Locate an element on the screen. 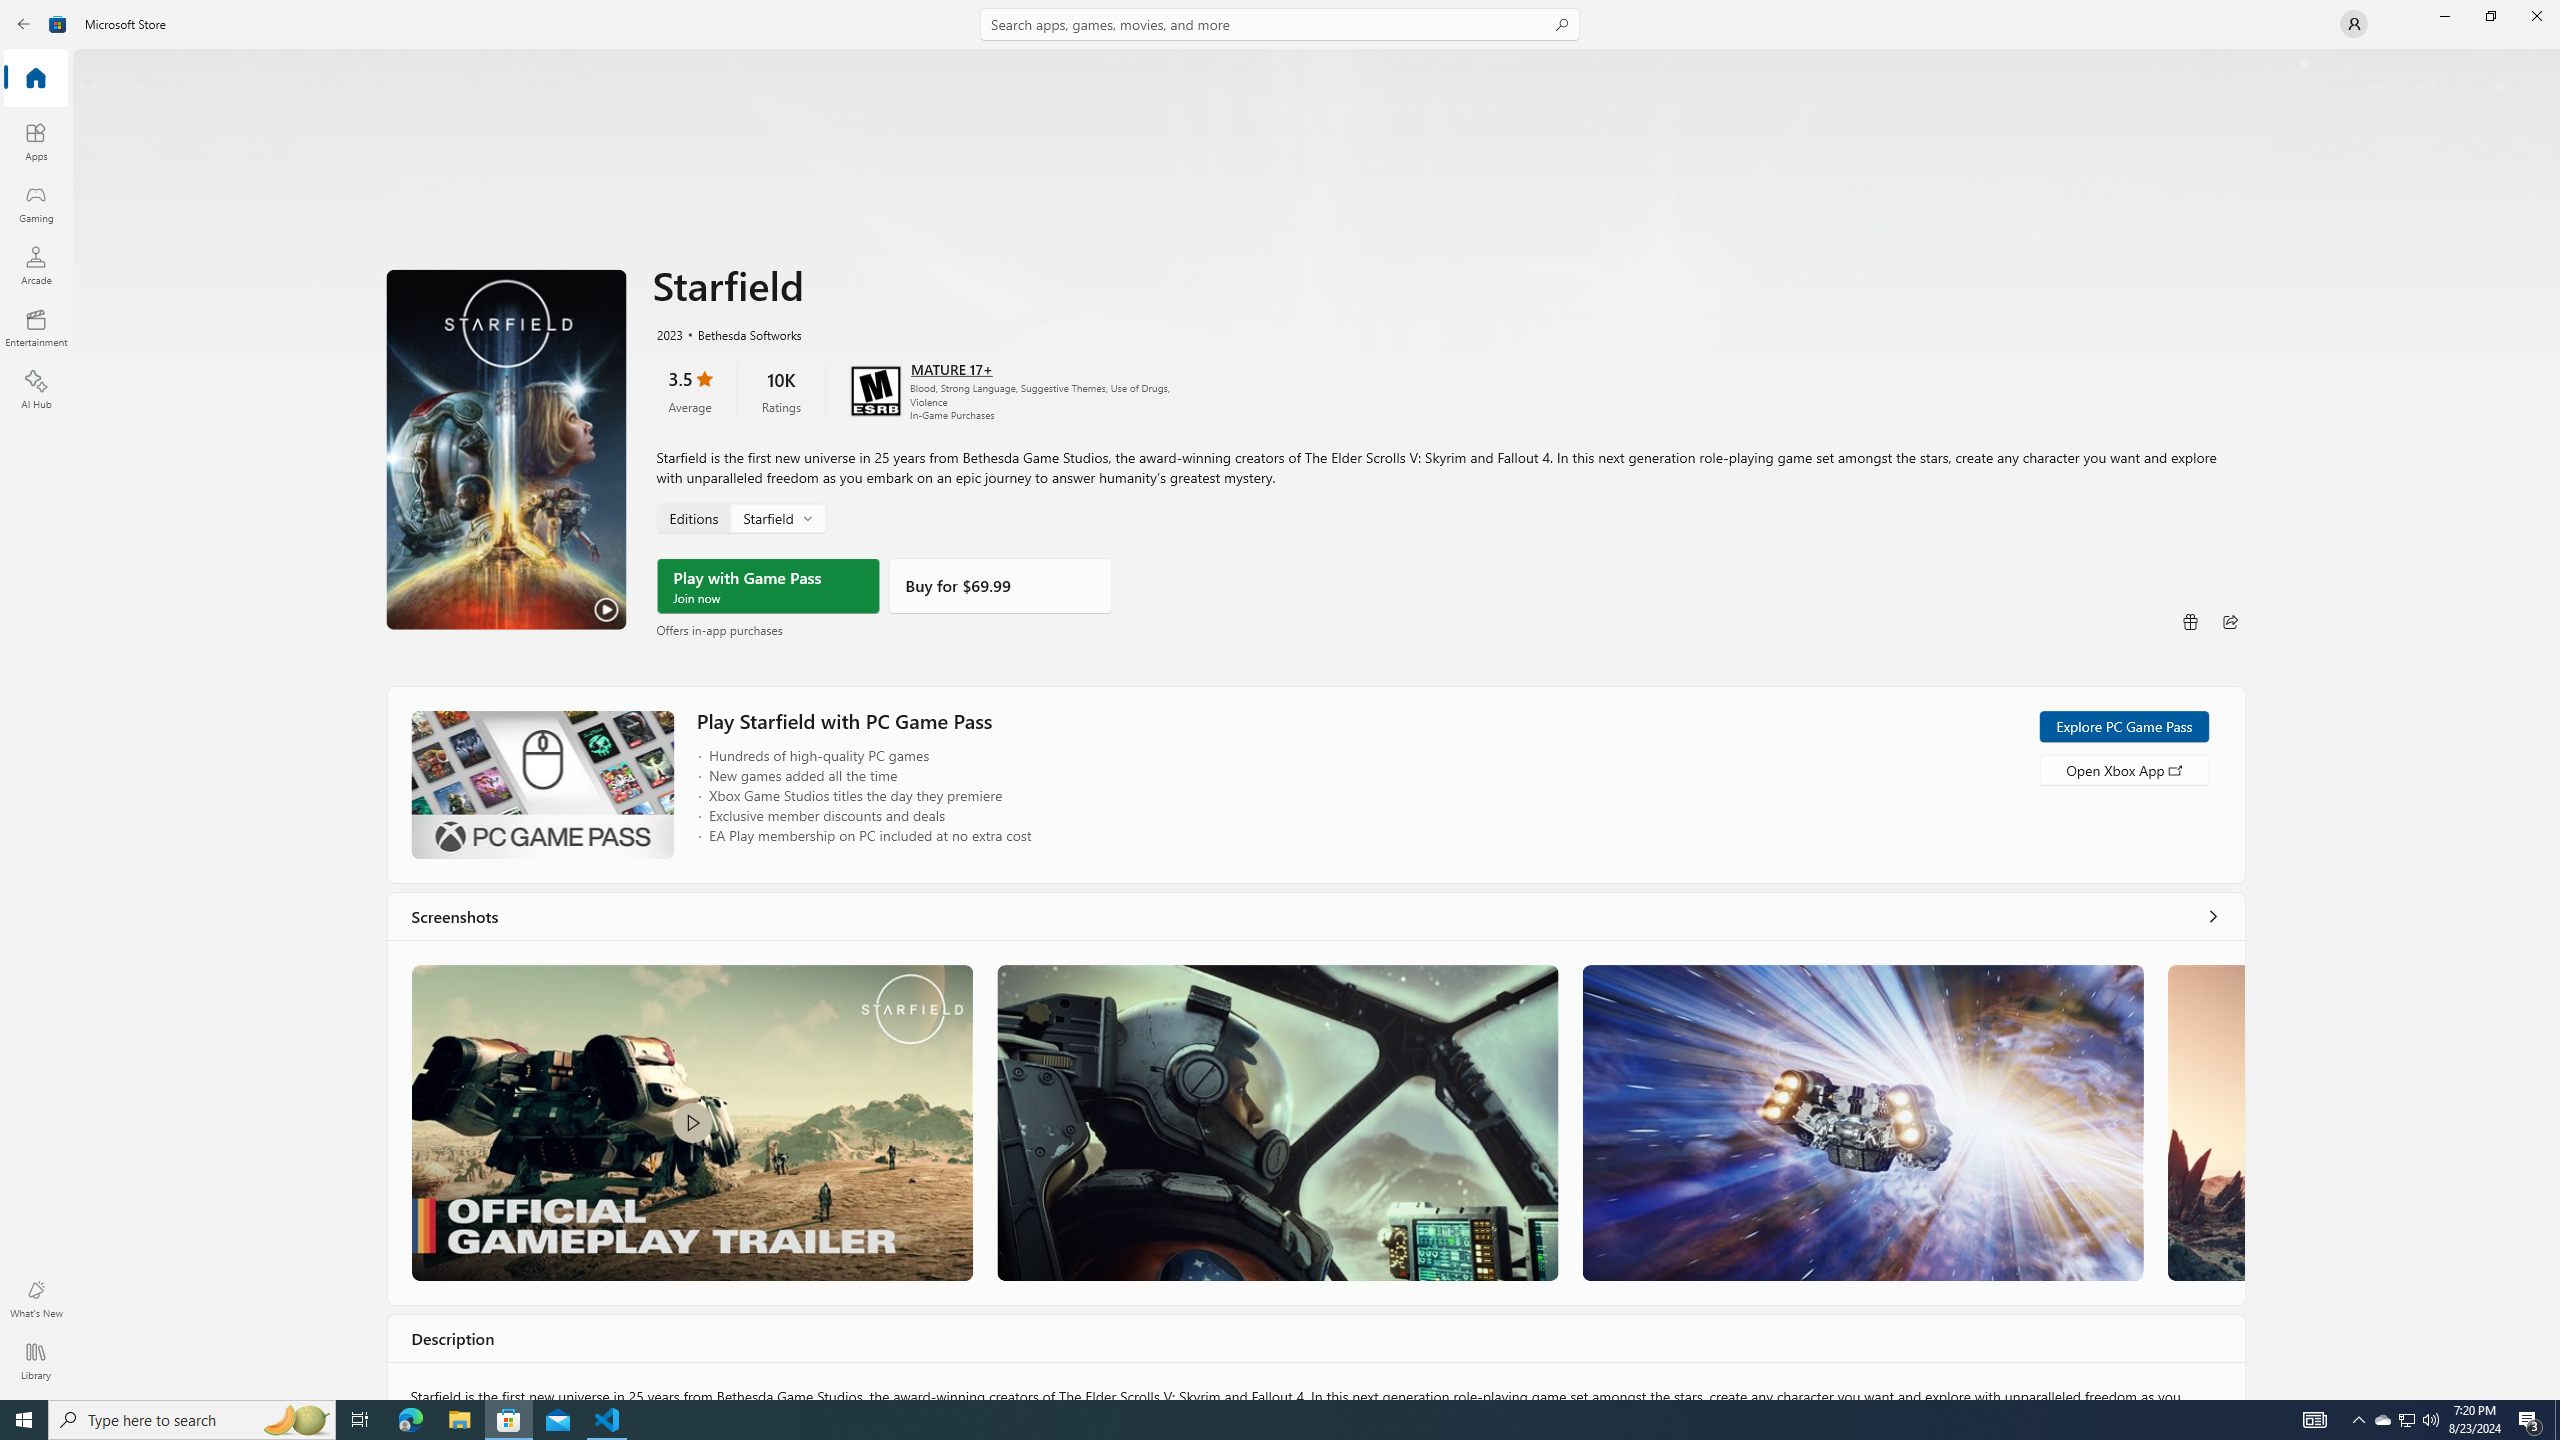 This screenshot has width=2560, height=1440. 'Screenshot 4' is located at coordinates (2205, 1122).